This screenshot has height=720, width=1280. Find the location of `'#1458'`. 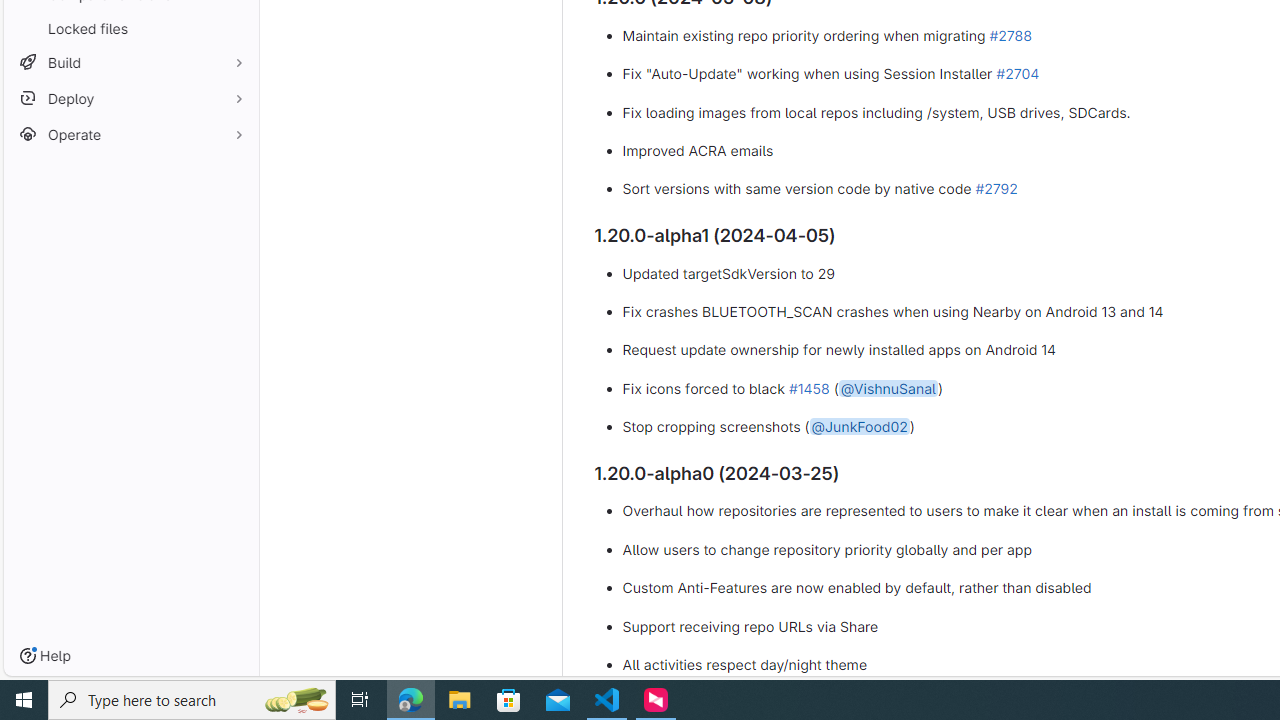

'#1458' is located at coordinates (808, 387).